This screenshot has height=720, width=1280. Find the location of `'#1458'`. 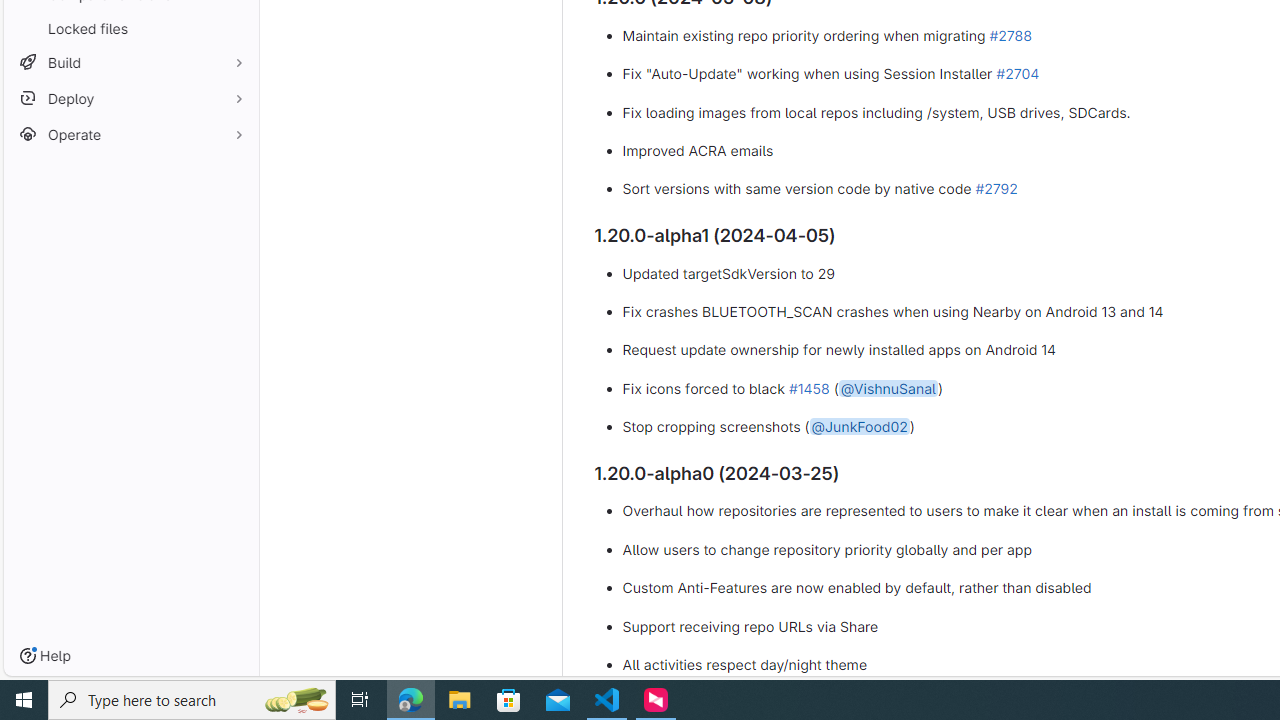

'#1458' is located at coordinates (808, 387).